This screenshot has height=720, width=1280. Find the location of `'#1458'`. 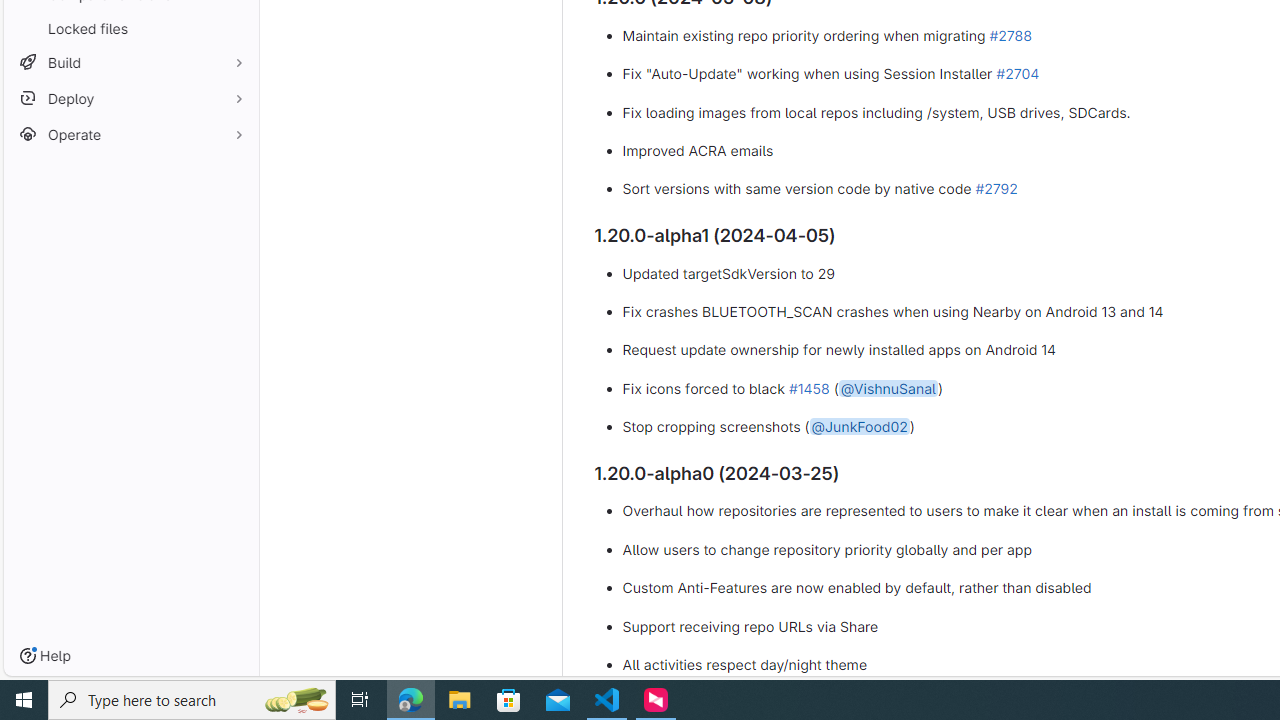

'#1458' is located at coordinates (808, 387).